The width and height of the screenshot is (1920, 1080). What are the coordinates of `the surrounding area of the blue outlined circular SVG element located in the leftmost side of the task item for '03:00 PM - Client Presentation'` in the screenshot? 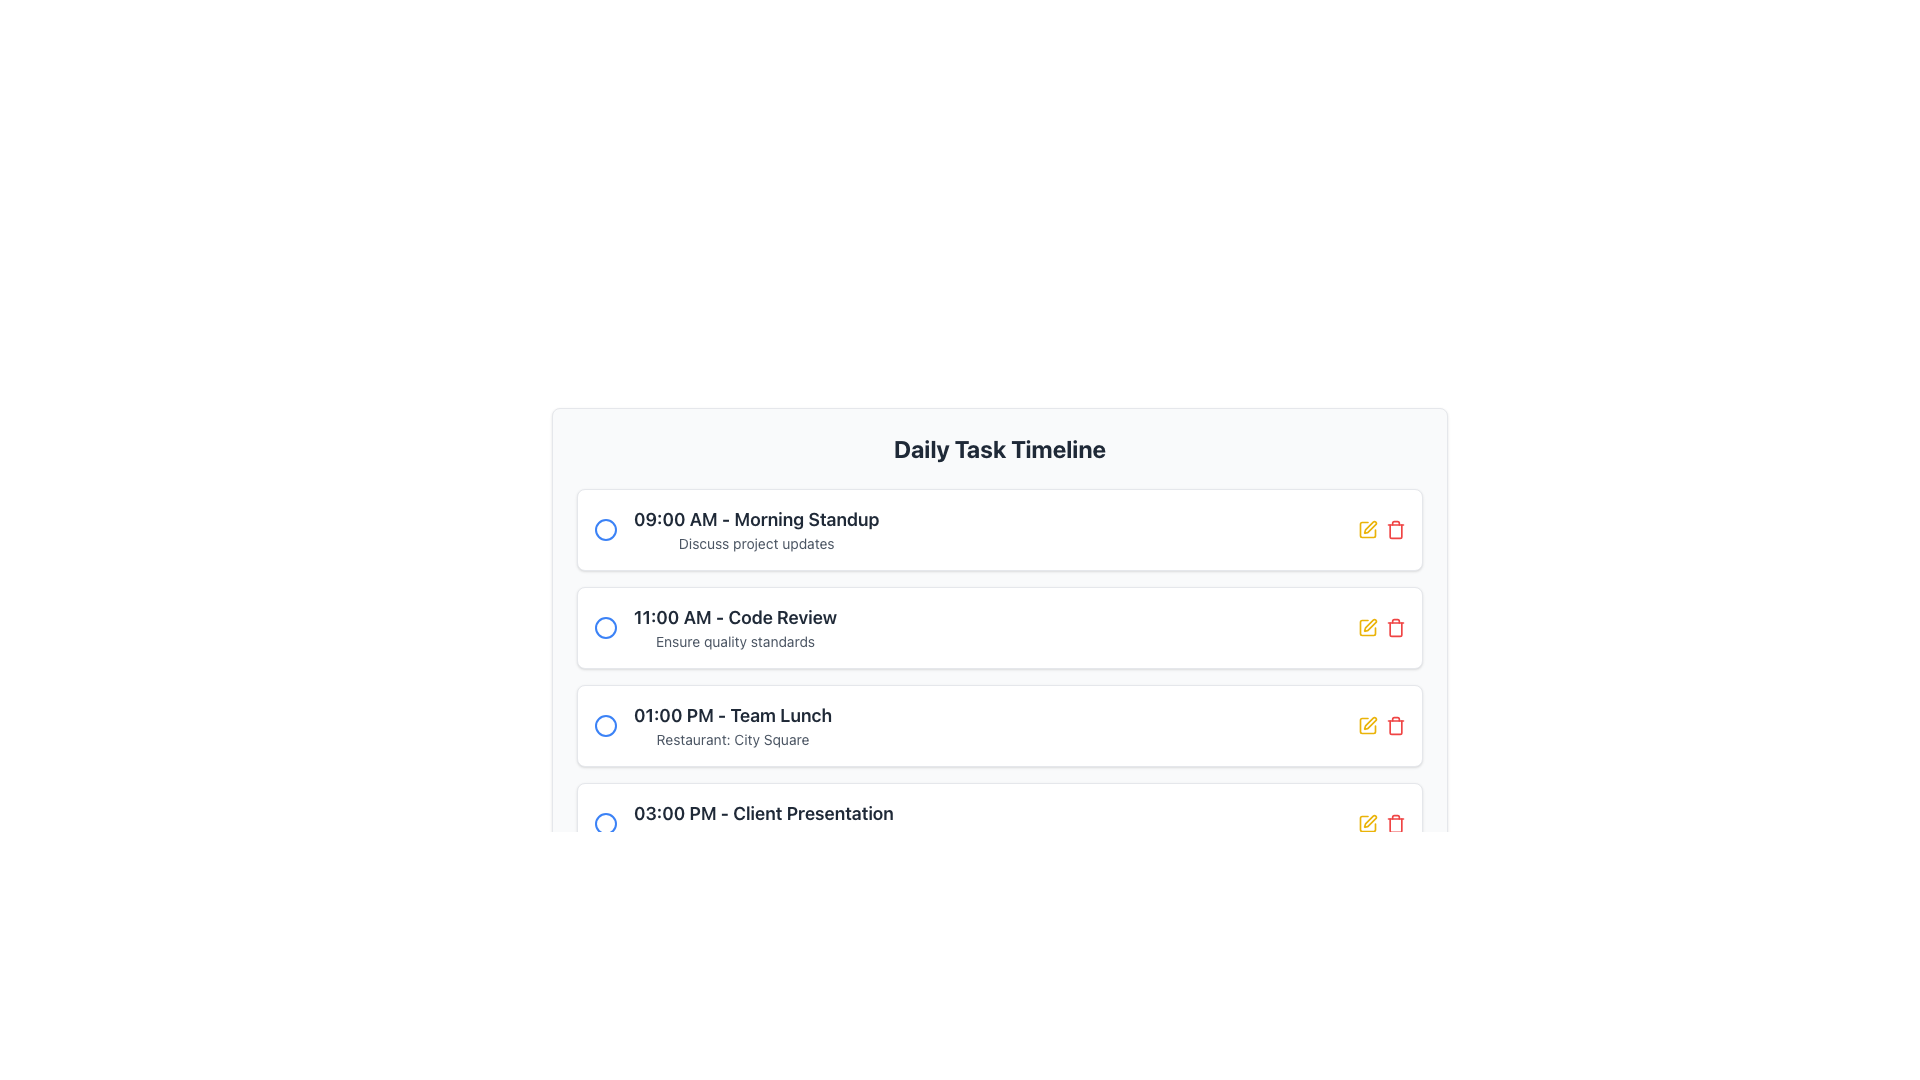 It's located at (604, 824).